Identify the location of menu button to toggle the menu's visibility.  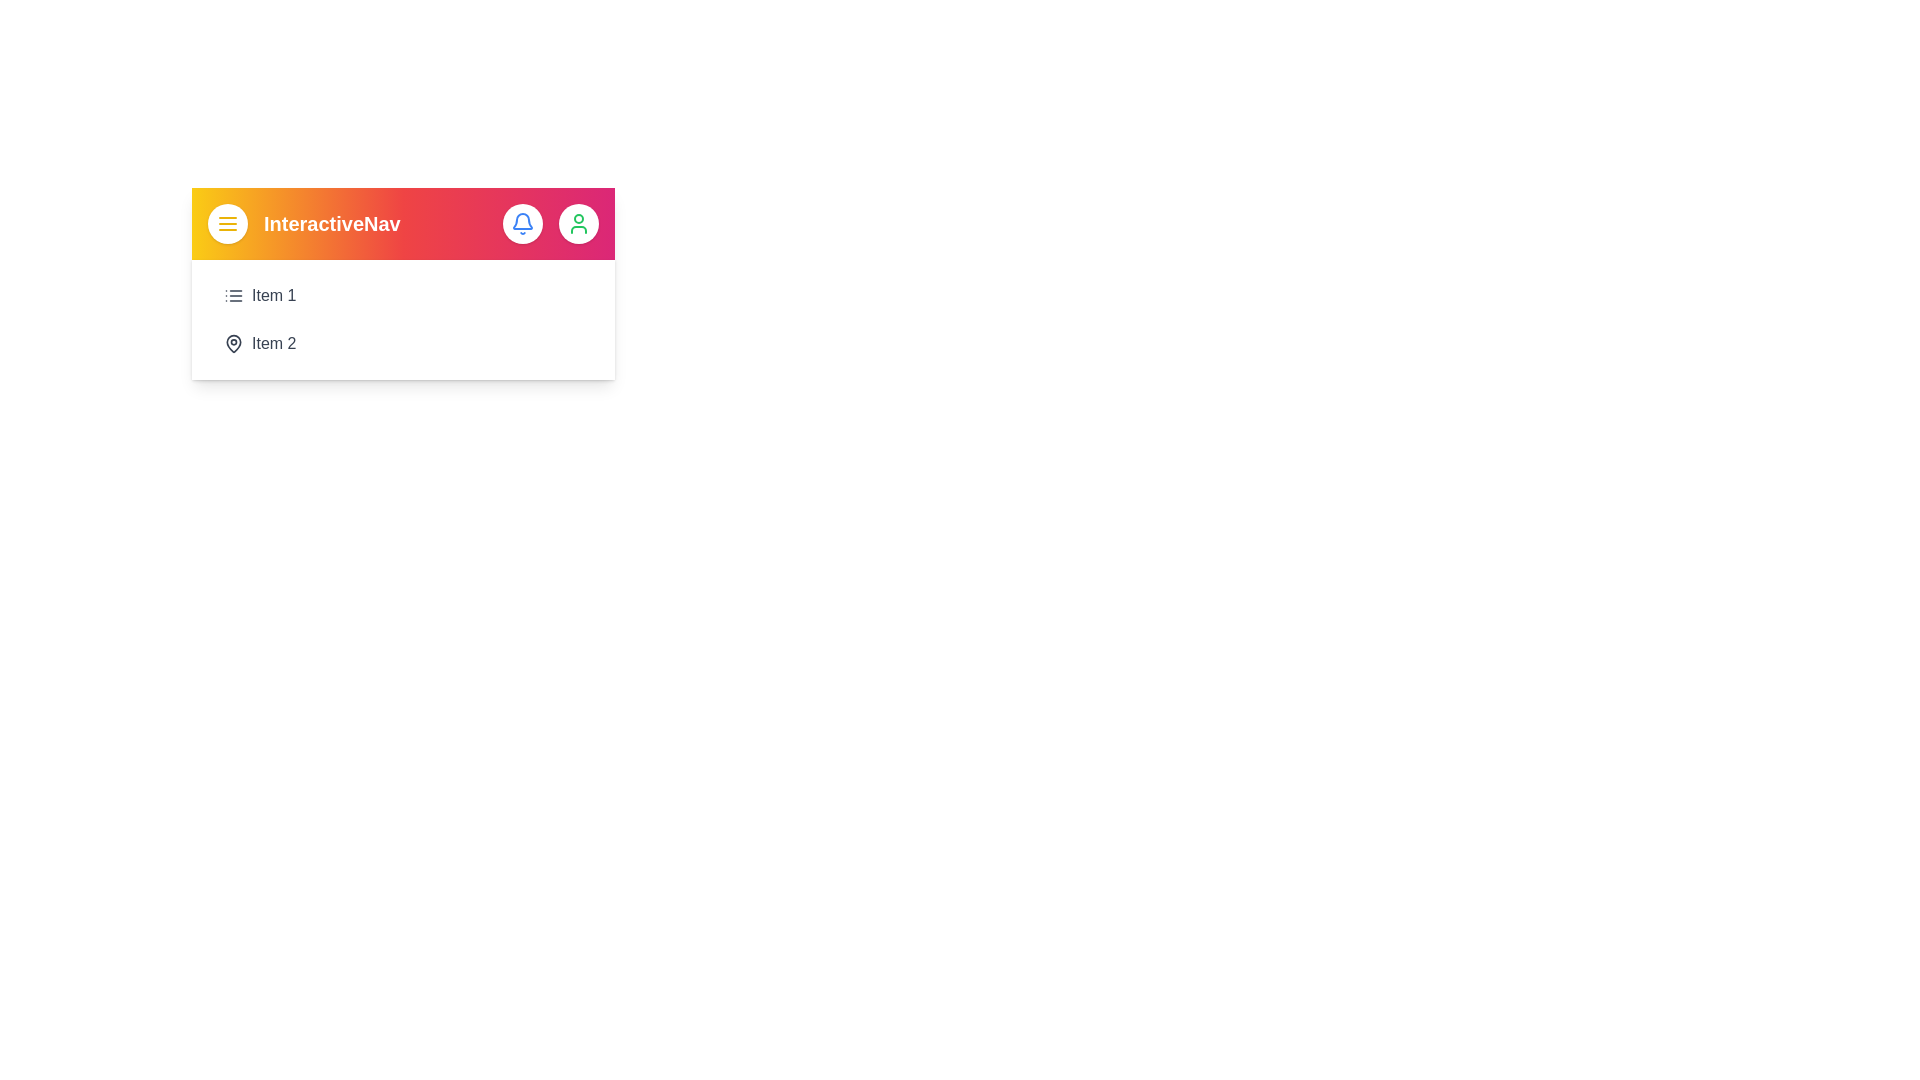
(227, 223).